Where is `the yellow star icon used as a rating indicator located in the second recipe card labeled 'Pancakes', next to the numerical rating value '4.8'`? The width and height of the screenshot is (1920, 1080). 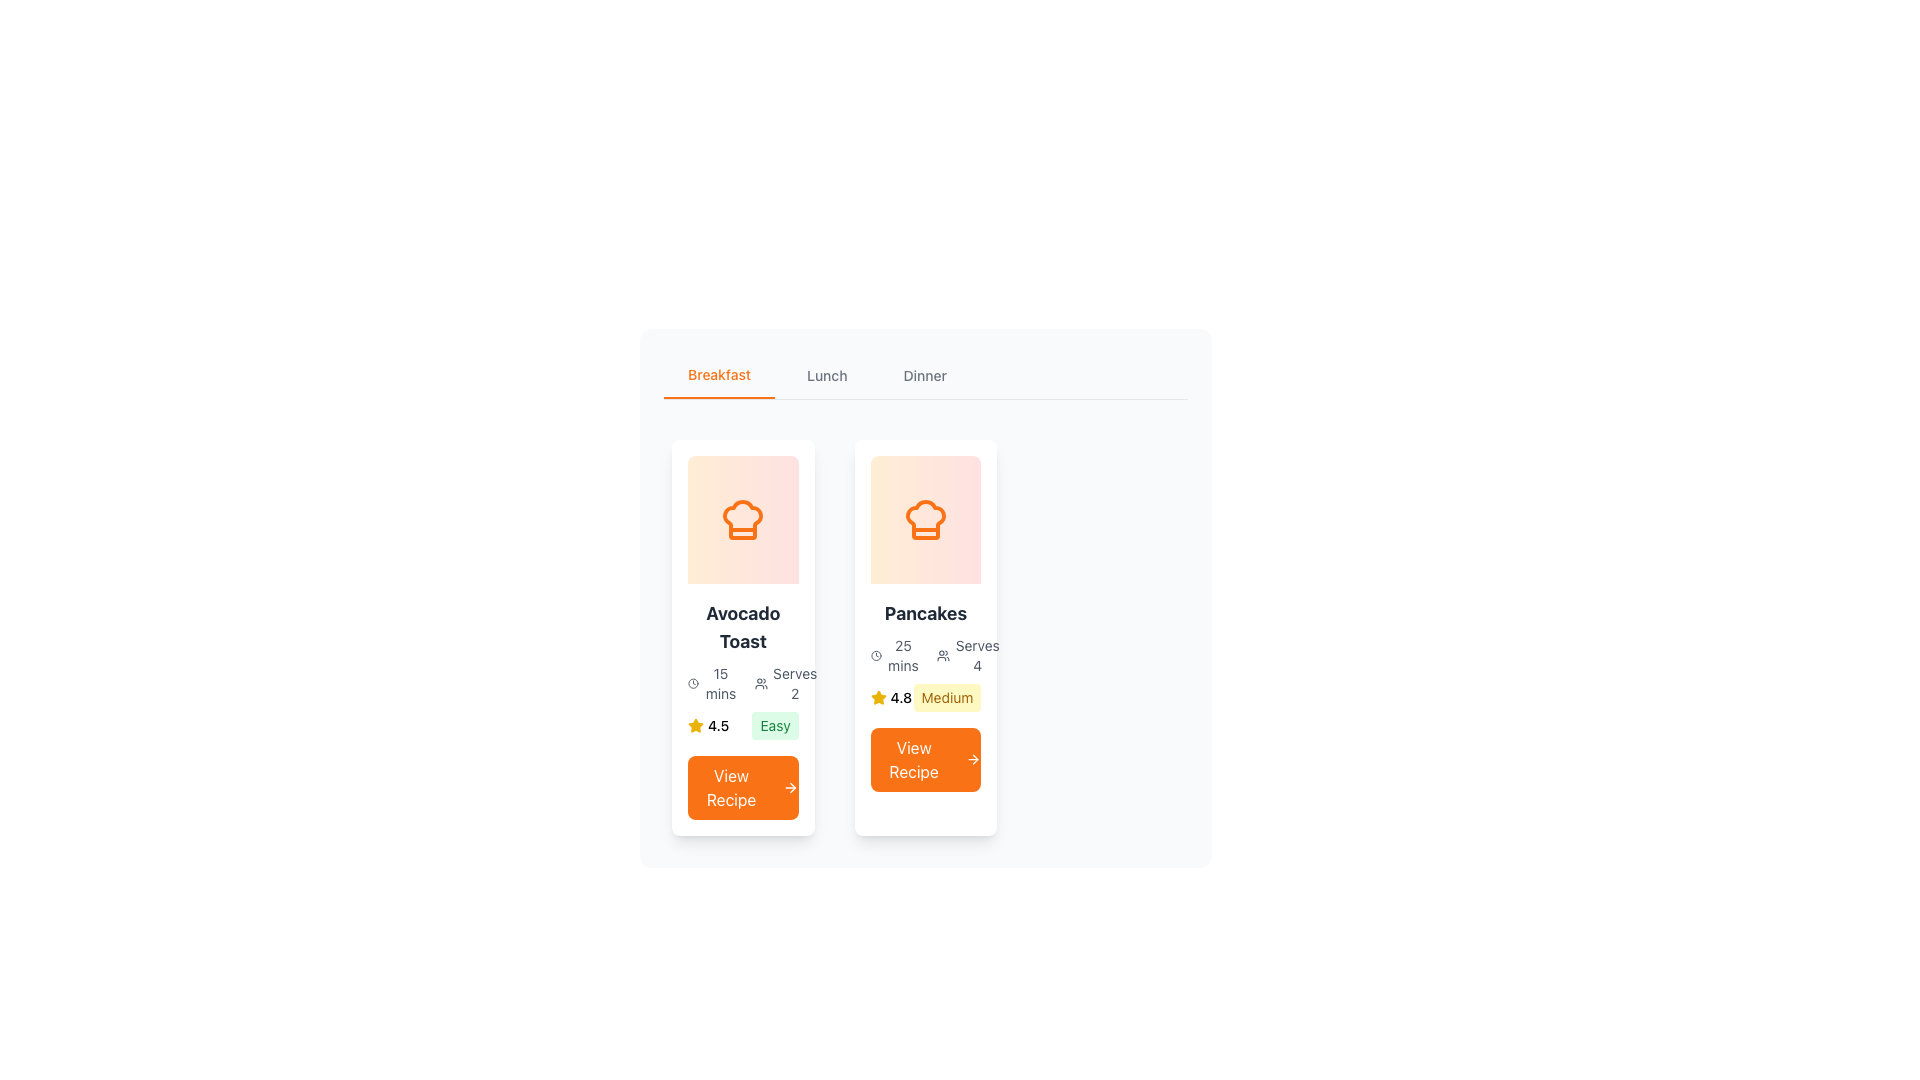
the yellow star icon used as a rating indicator located in the second recipe card labeled 'Pancakes', next to the numerical rating value '4.8' is located at coordinates (878, 697).